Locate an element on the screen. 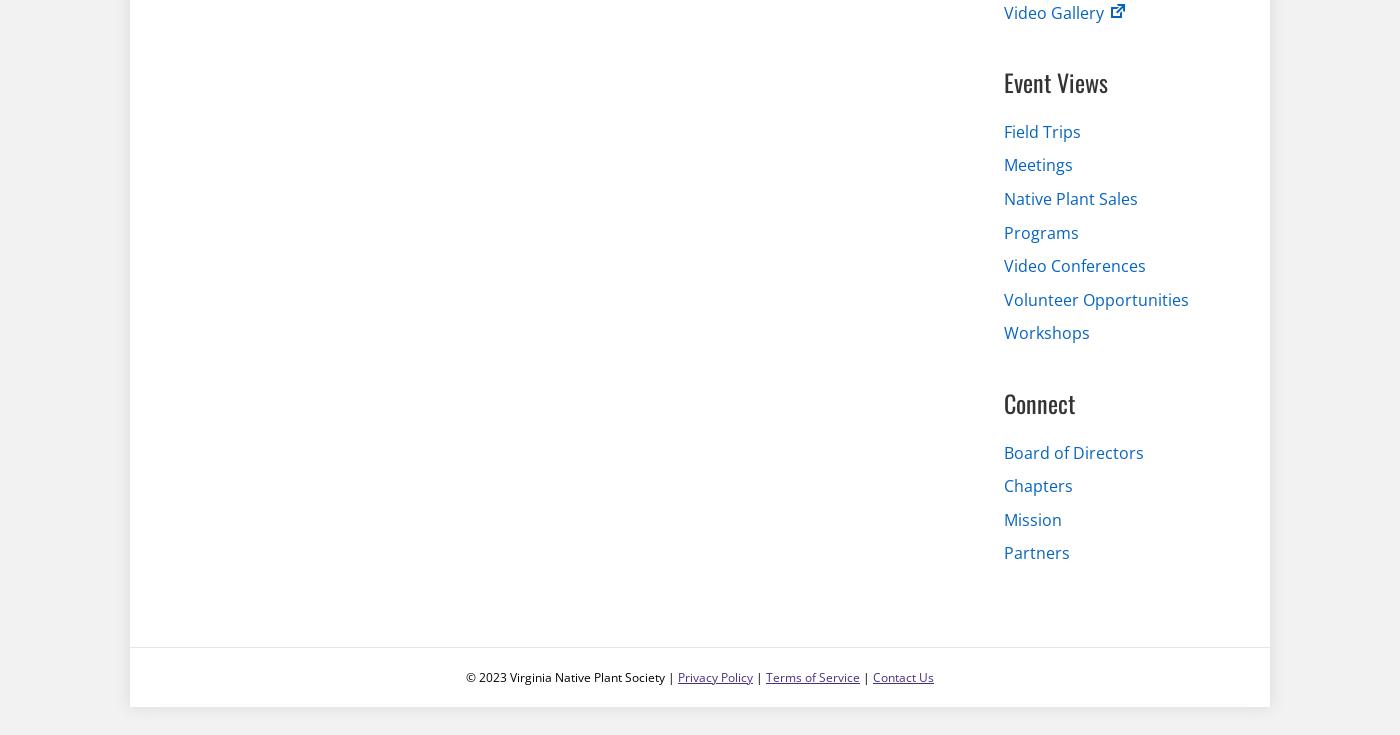  'Meetings' is located at coordinates (1003, 165).